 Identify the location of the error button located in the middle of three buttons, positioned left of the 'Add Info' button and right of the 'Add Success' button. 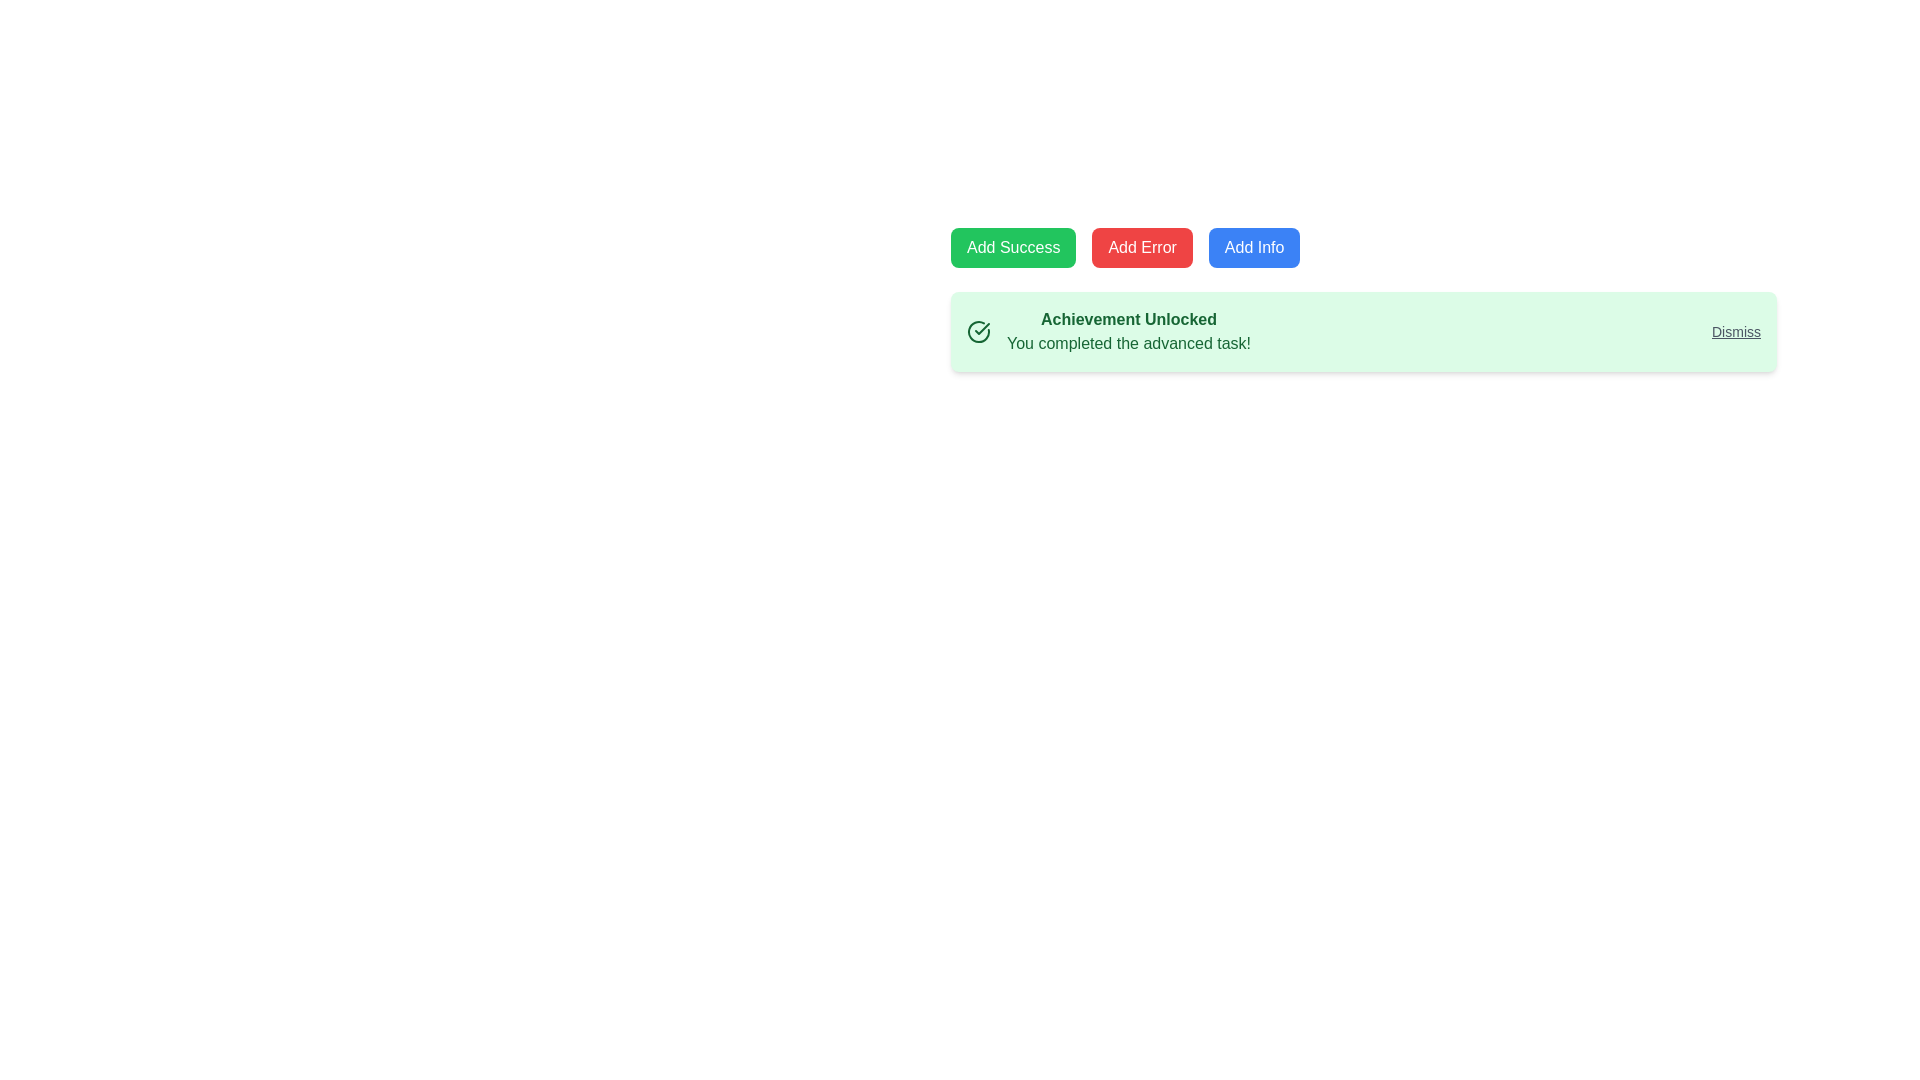
(1142, 246).